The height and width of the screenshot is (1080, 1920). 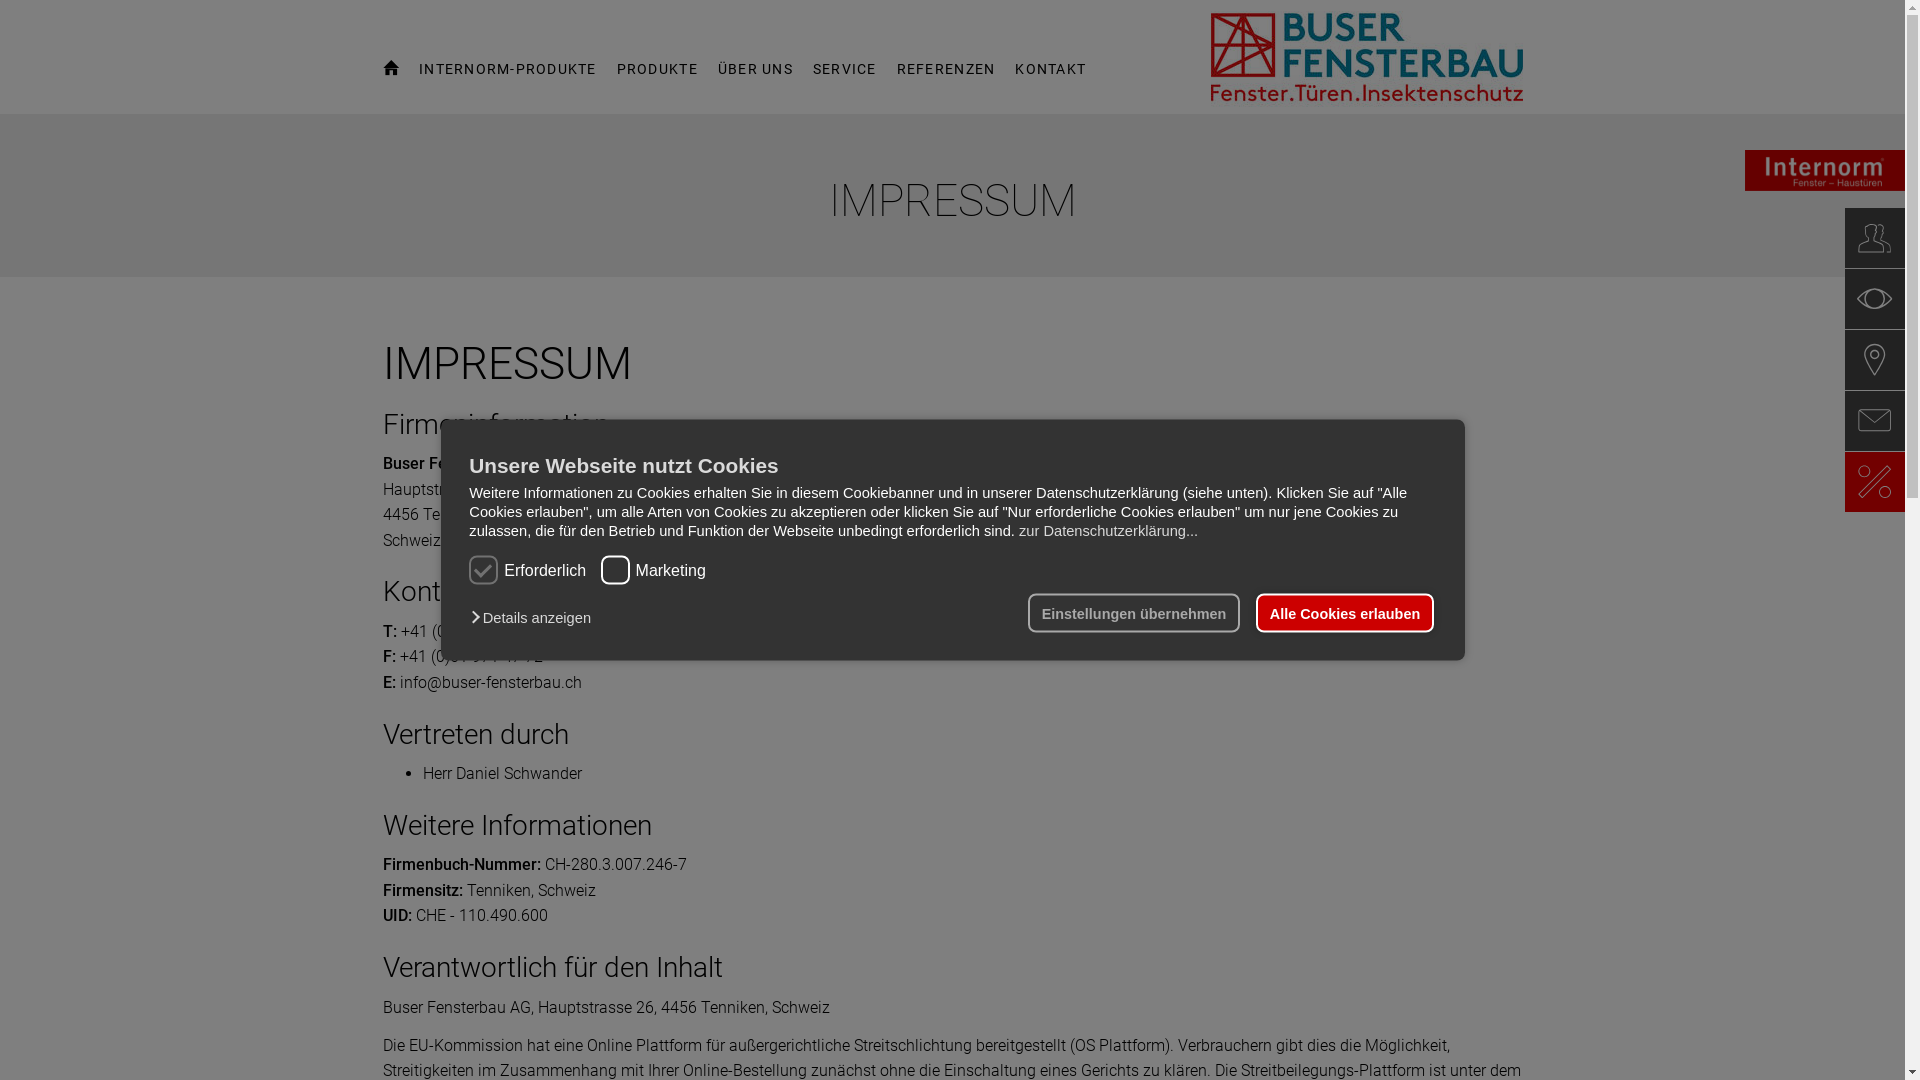 I want to click on 'Details anzeigen', so click(x=535, y=616).